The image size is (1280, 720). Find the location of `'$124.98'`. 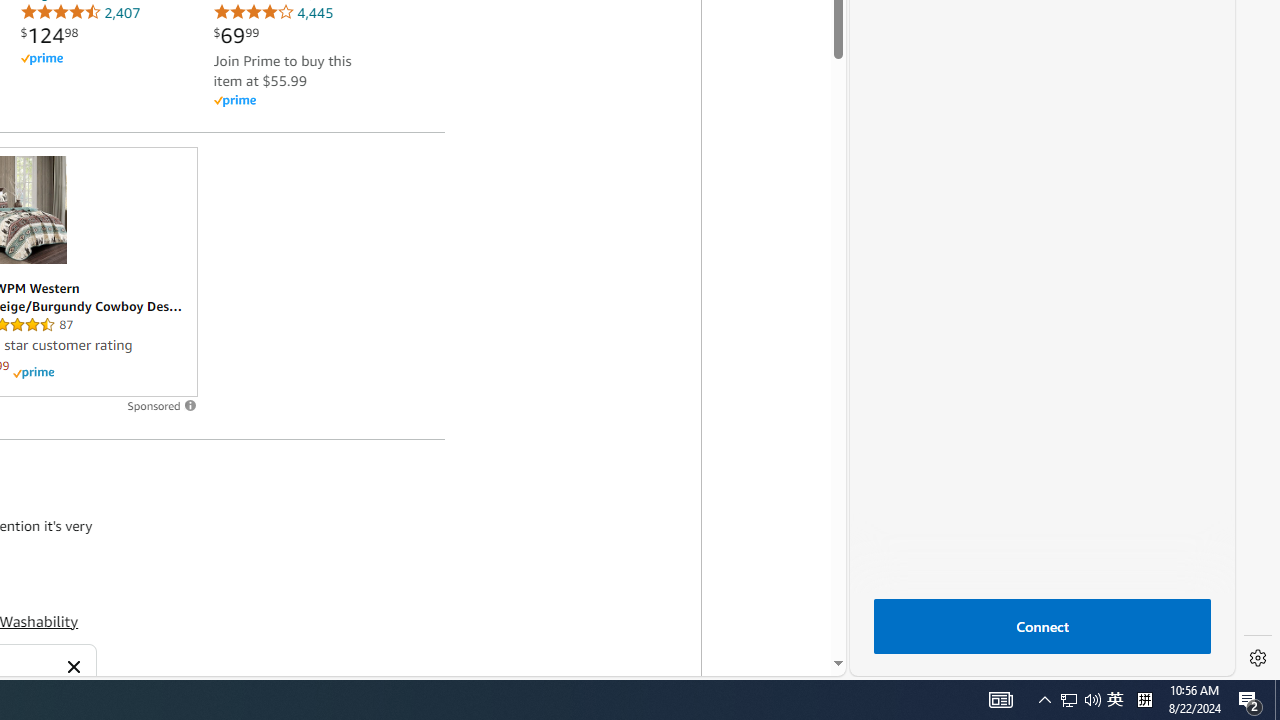

'$124.98' is located at coordinates (49, 35).